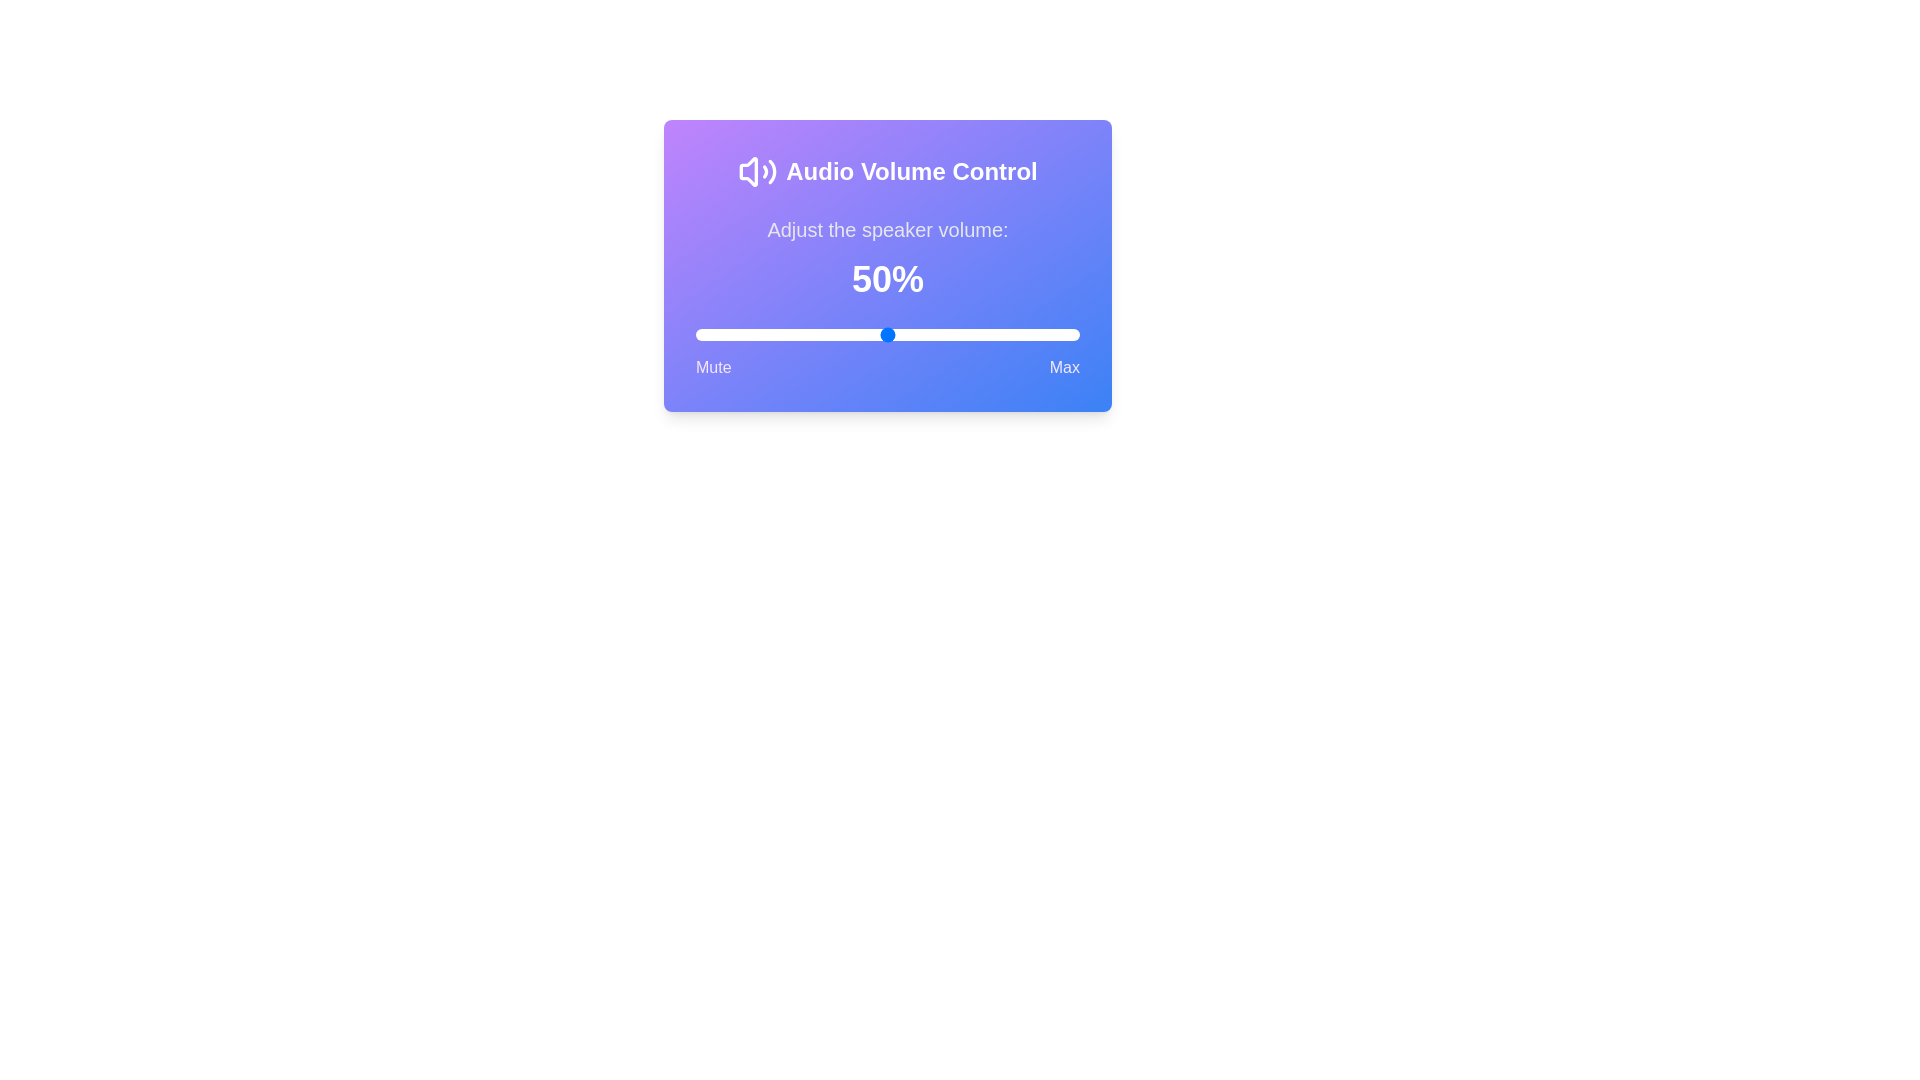  What do you see at coordinates (1063, 367) in the screenshot?
I see `the Max label to interact with it` at bounding box center [1063, 367].